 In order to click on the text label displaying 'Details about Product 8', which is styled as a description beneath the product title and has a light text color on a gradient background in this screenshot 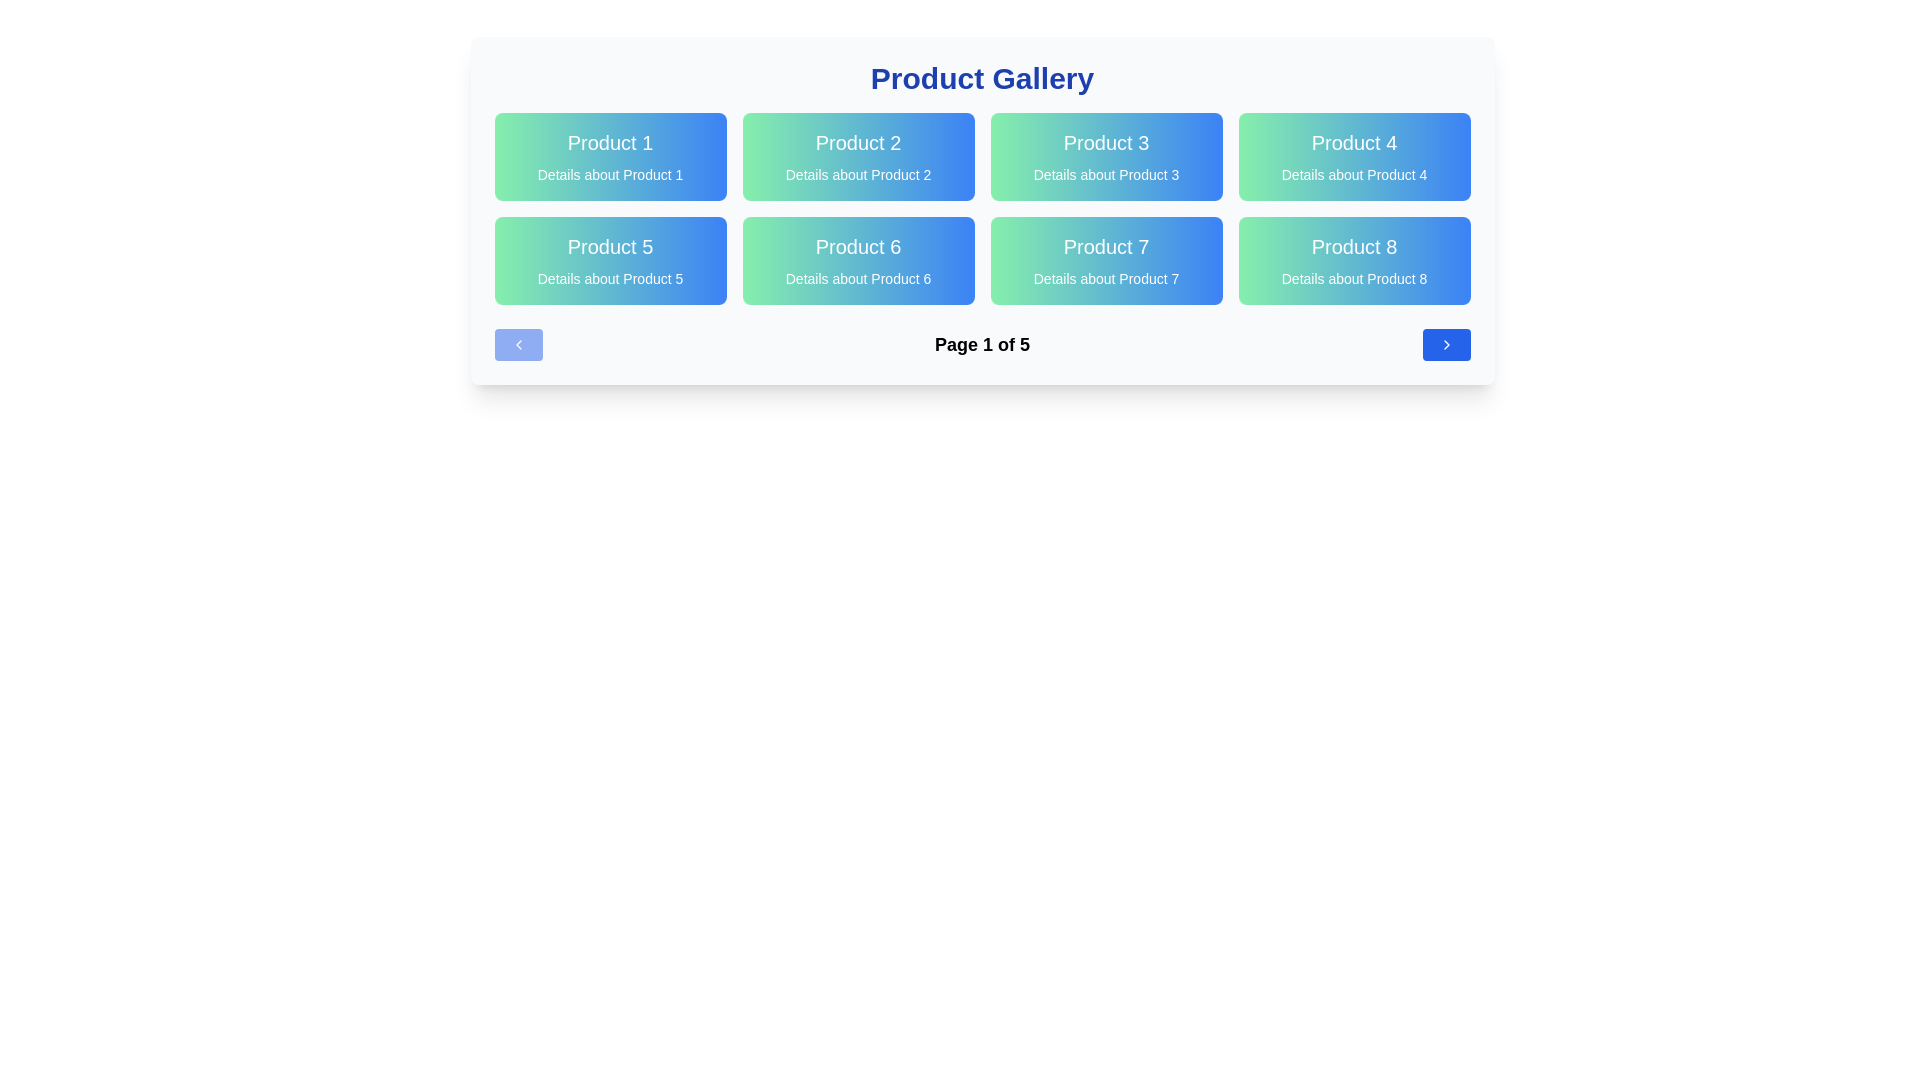, I will do `click(1354, 278)`.